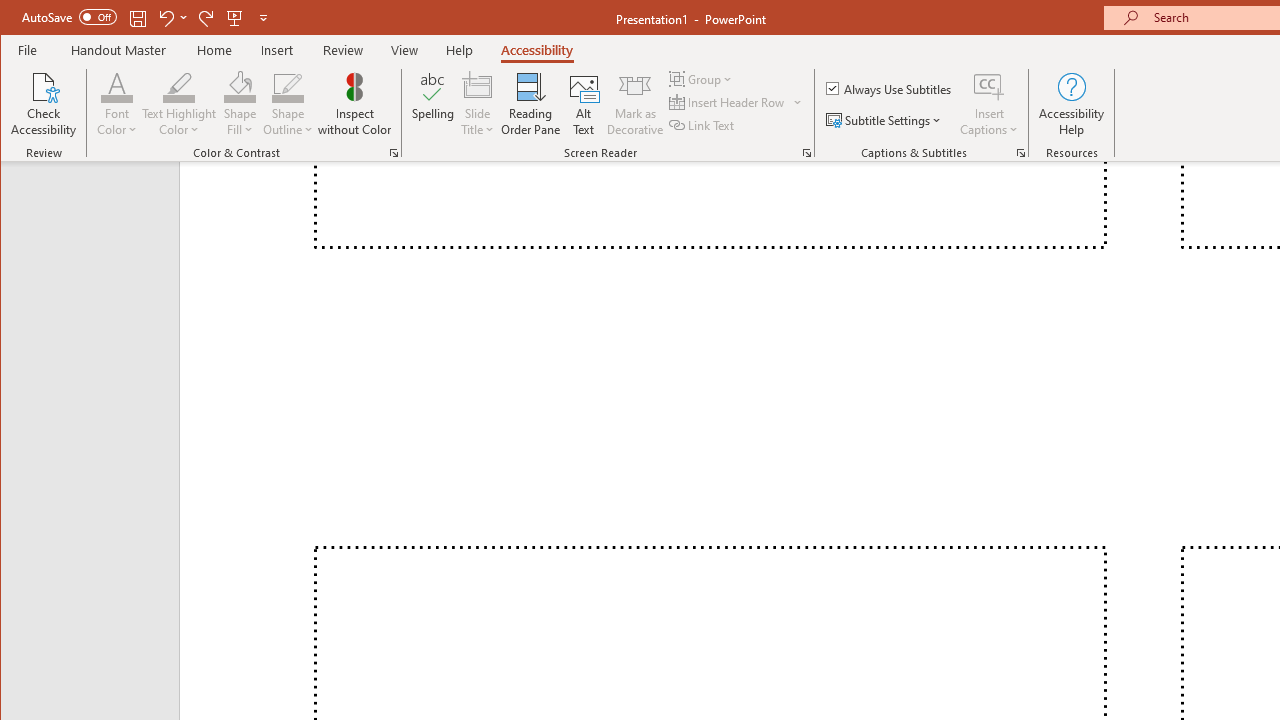  What do you see at coordinates (179, 85) in the screenshot?
I see `'Text Highlight Color'` at bounding box center [179, 85].